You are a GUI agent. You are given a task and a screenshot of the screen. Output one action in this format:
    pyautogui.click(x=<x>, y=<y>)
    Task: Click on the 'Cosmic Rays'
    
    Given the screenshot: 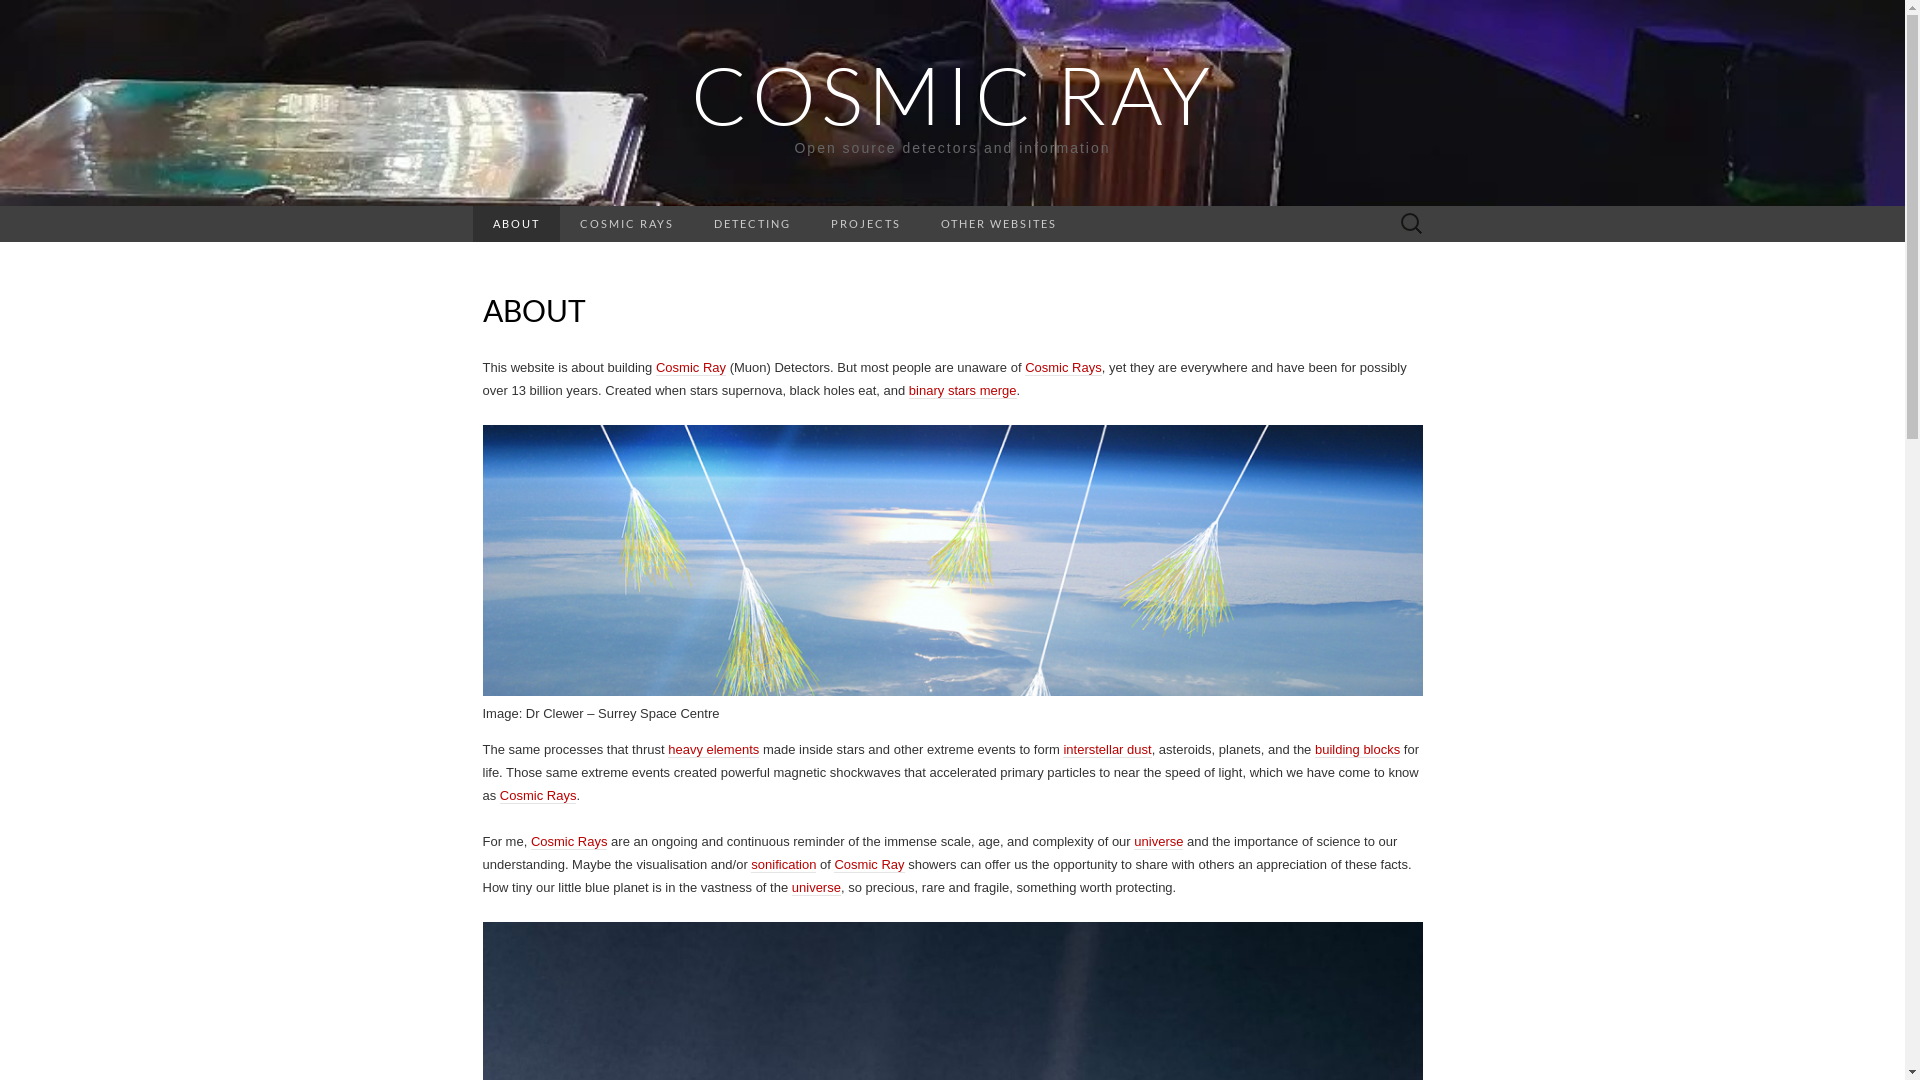 What is the action you would take?
    pyautogui.click(x=1062, y=367)
    